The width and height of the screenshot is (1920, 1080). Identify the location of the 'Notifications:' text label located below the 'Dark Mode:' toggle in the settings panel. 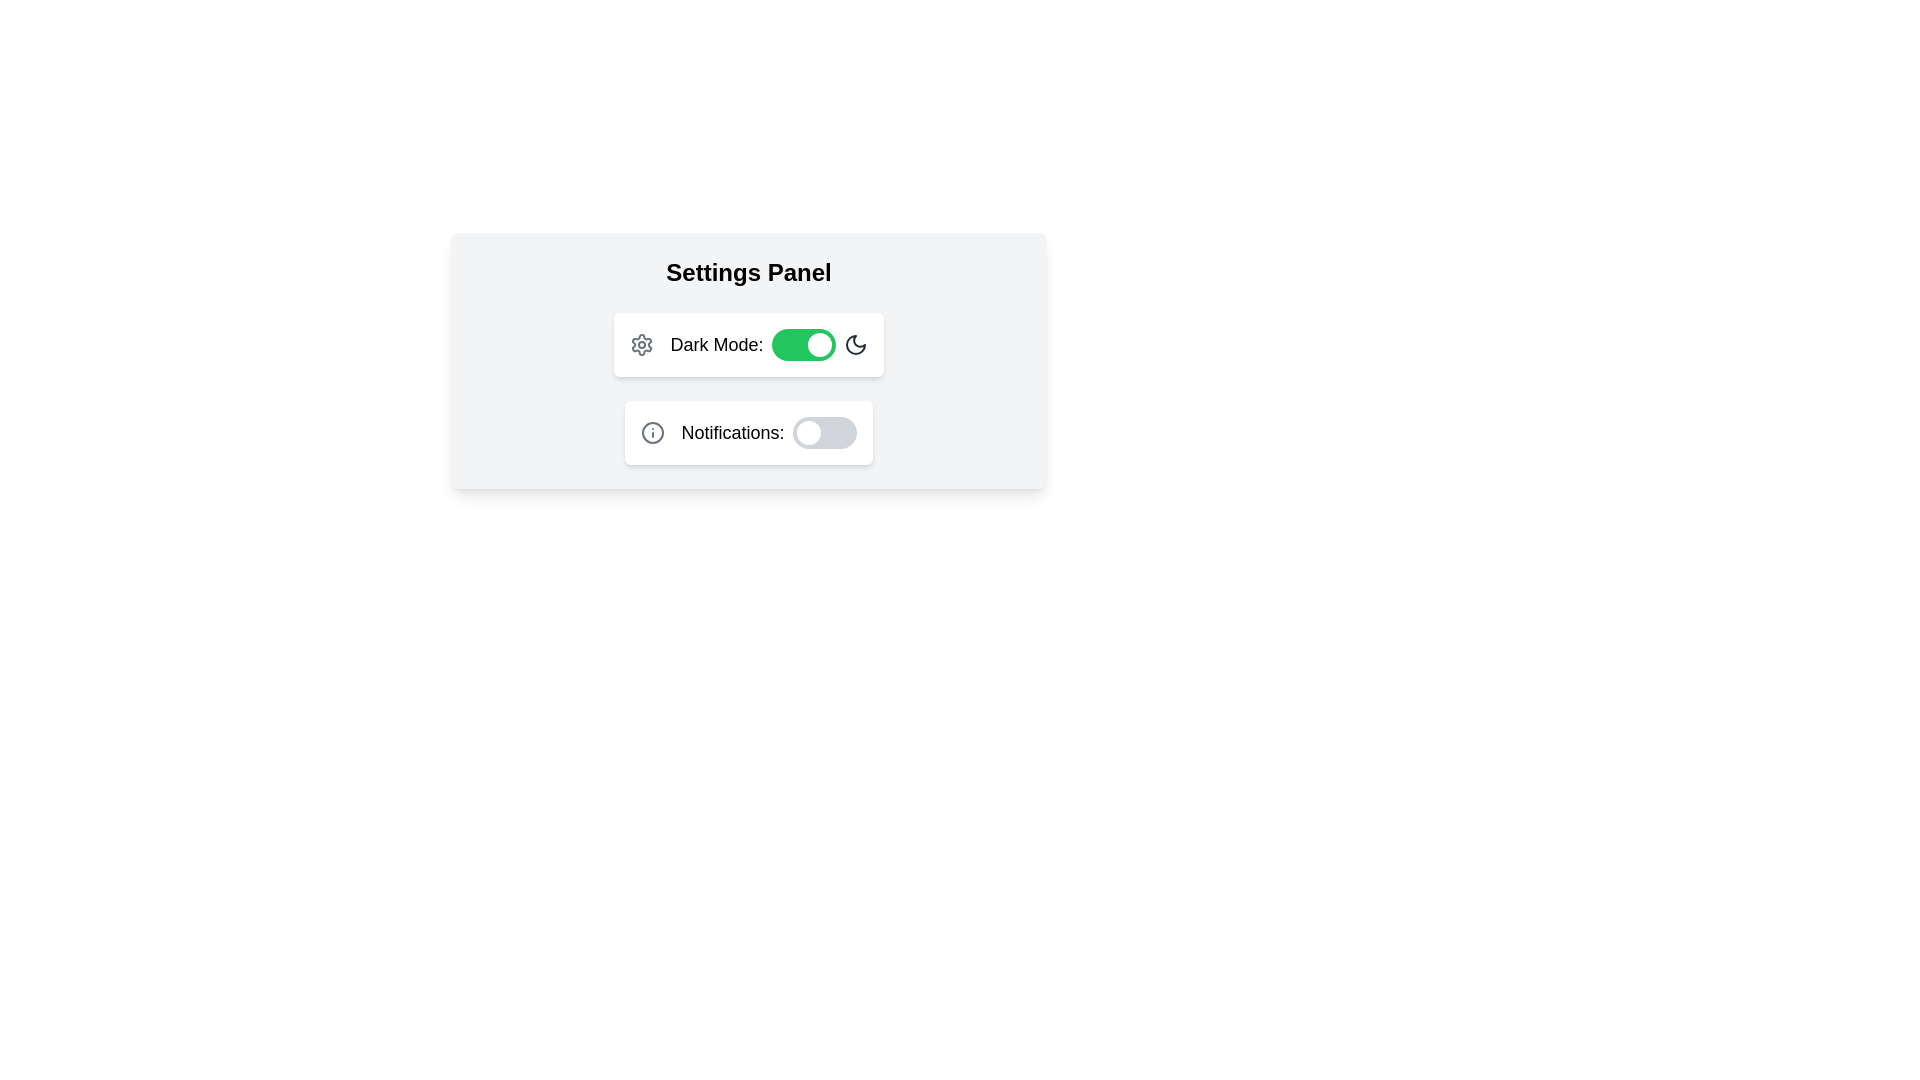
(732, 431).